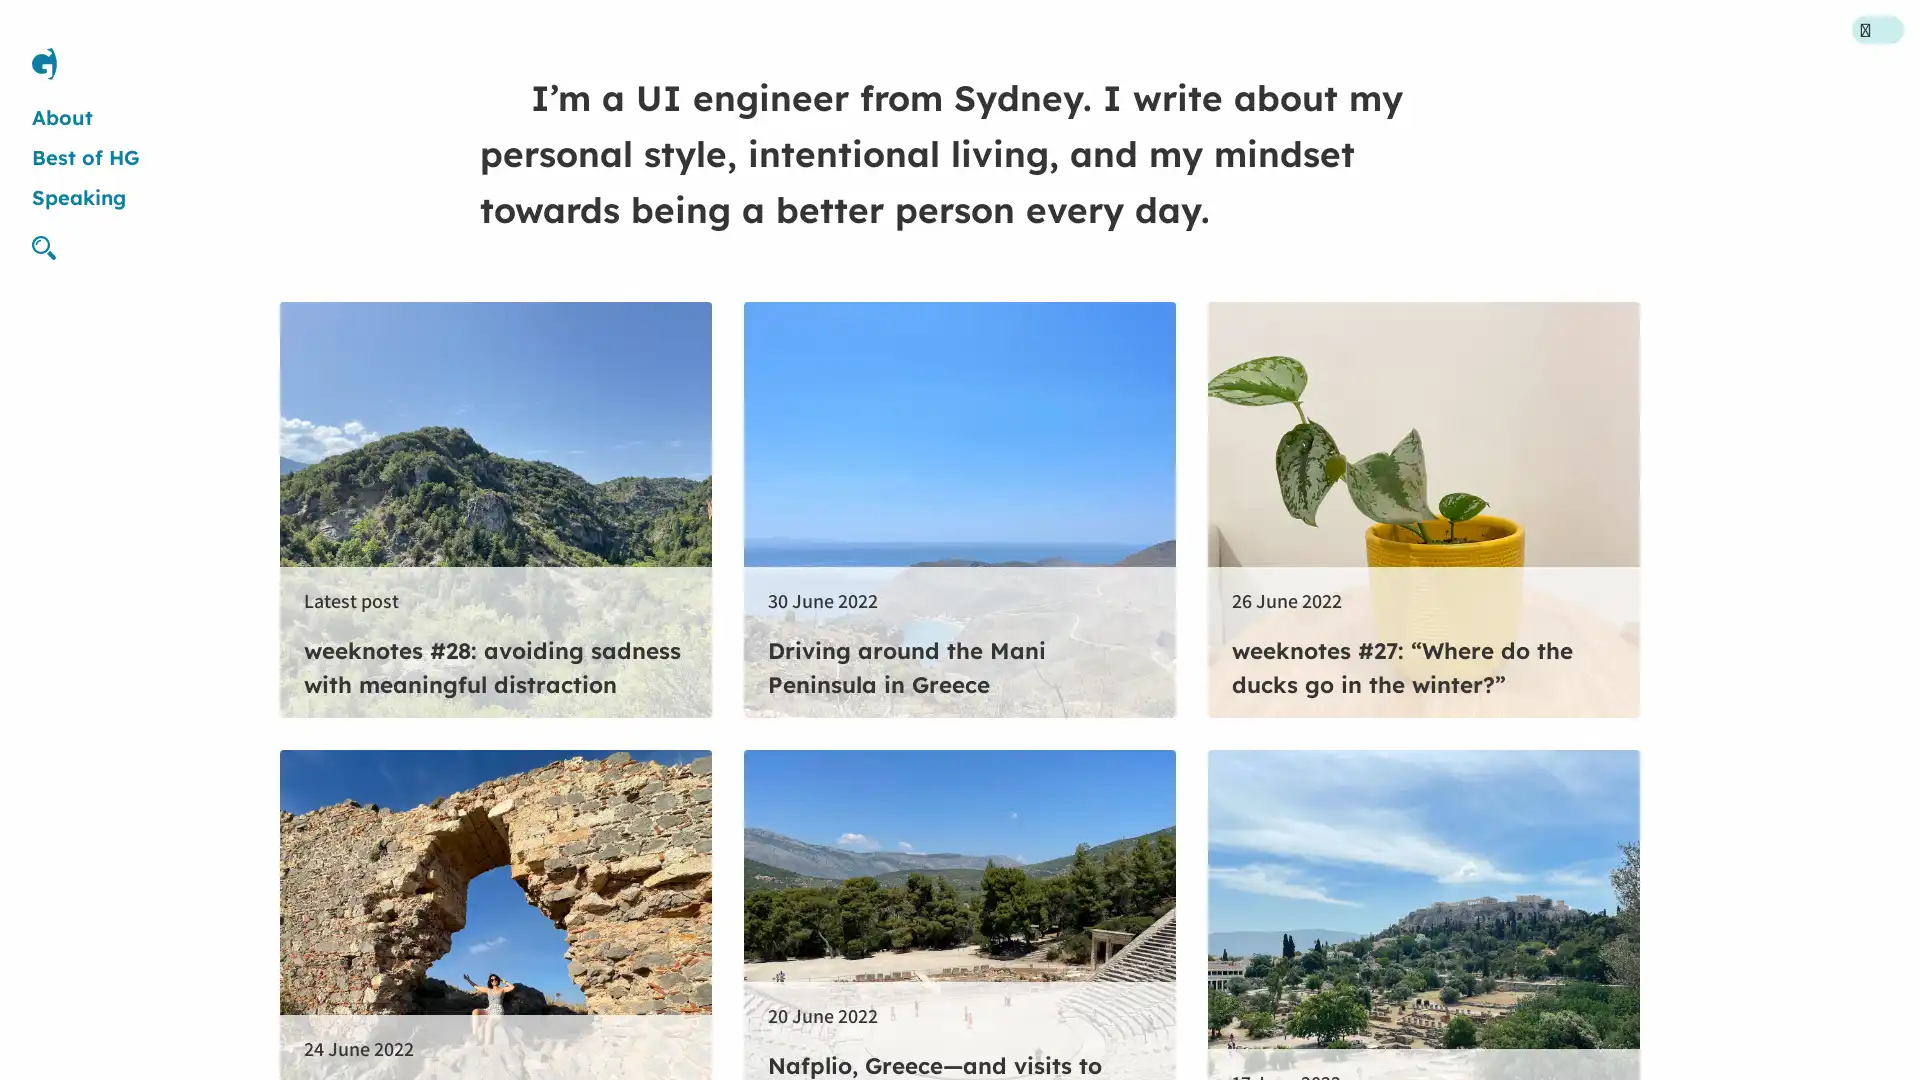 This screenshot has height=1080, width=1920. Describe the element at coordinates (1137, 538) in the screenshot. I see `Search` at that location.